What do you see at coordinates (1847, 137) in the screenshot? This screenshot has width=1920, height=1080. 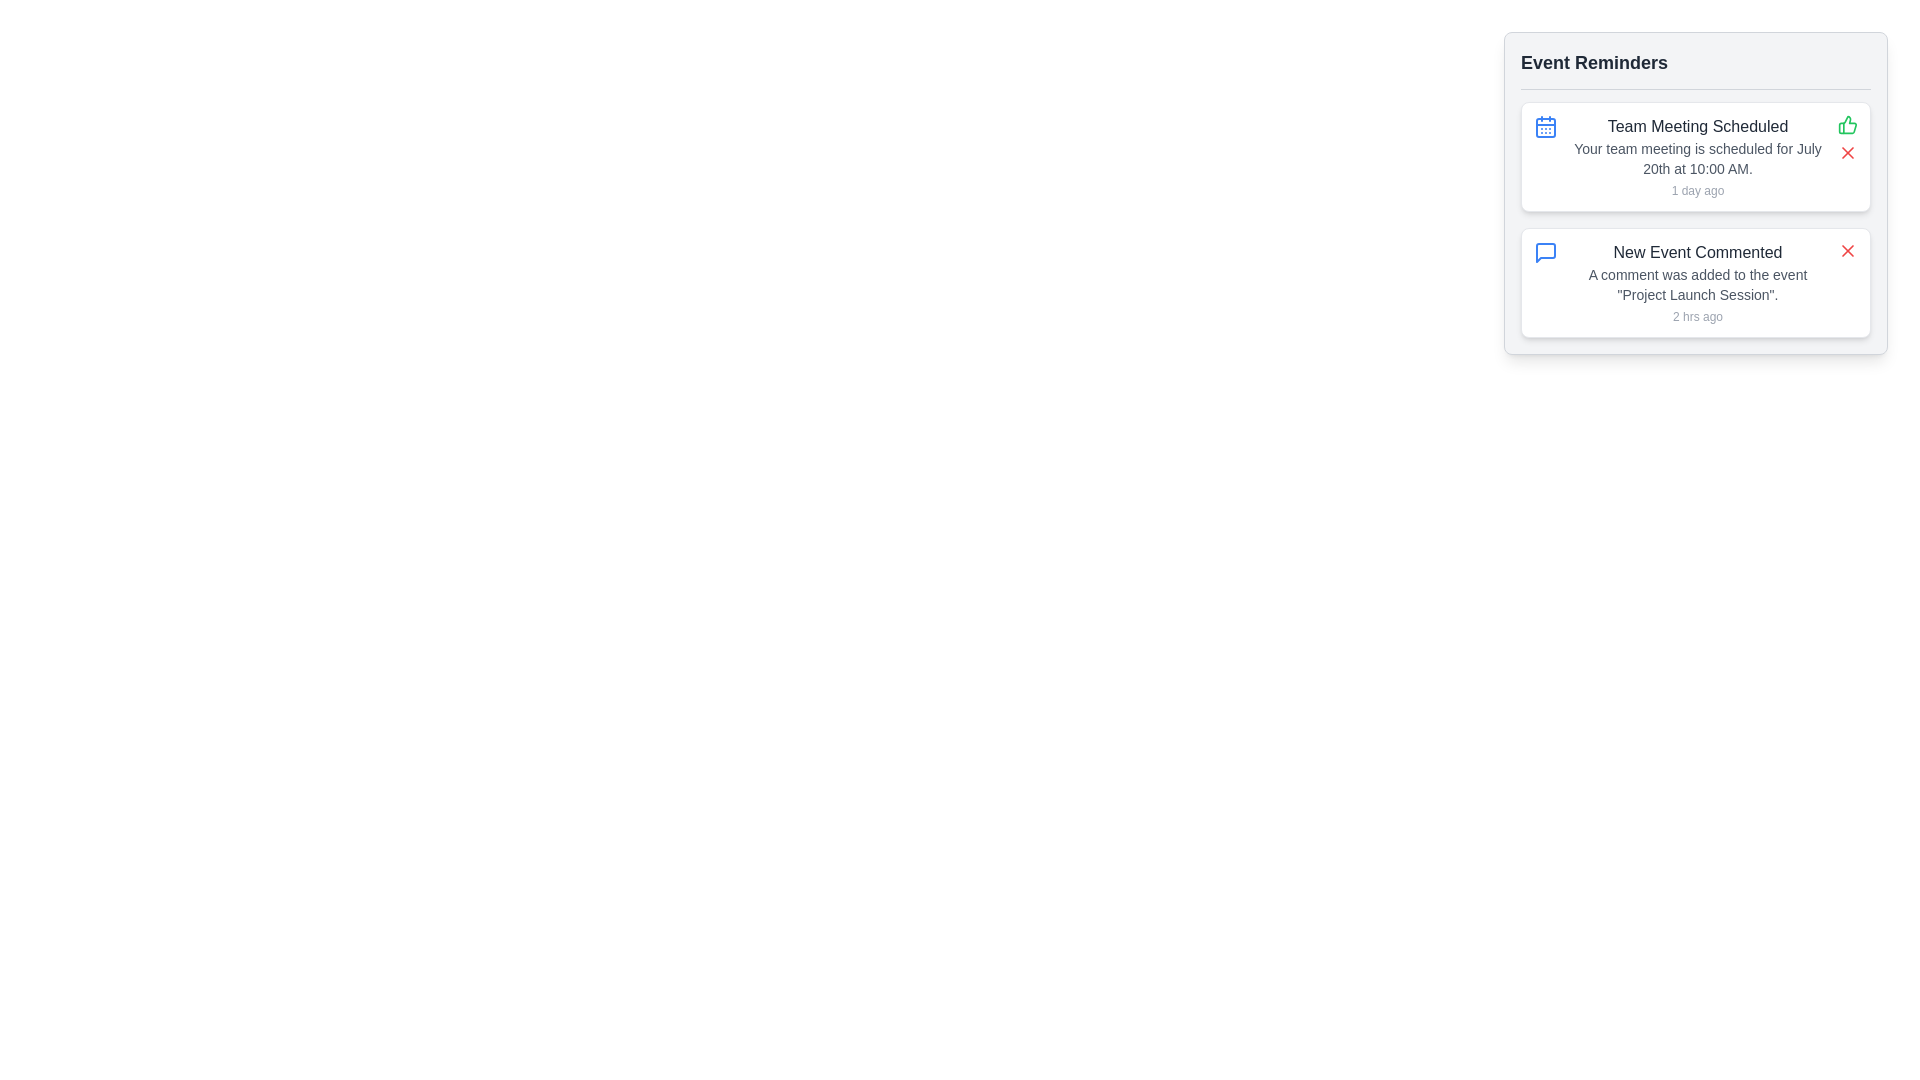 I see `the green 'thumbs up' button located at the top of the button group within the 'Team Meeting Scheduled' reminder card to indicate approval` at bounding box center [1847, 137].